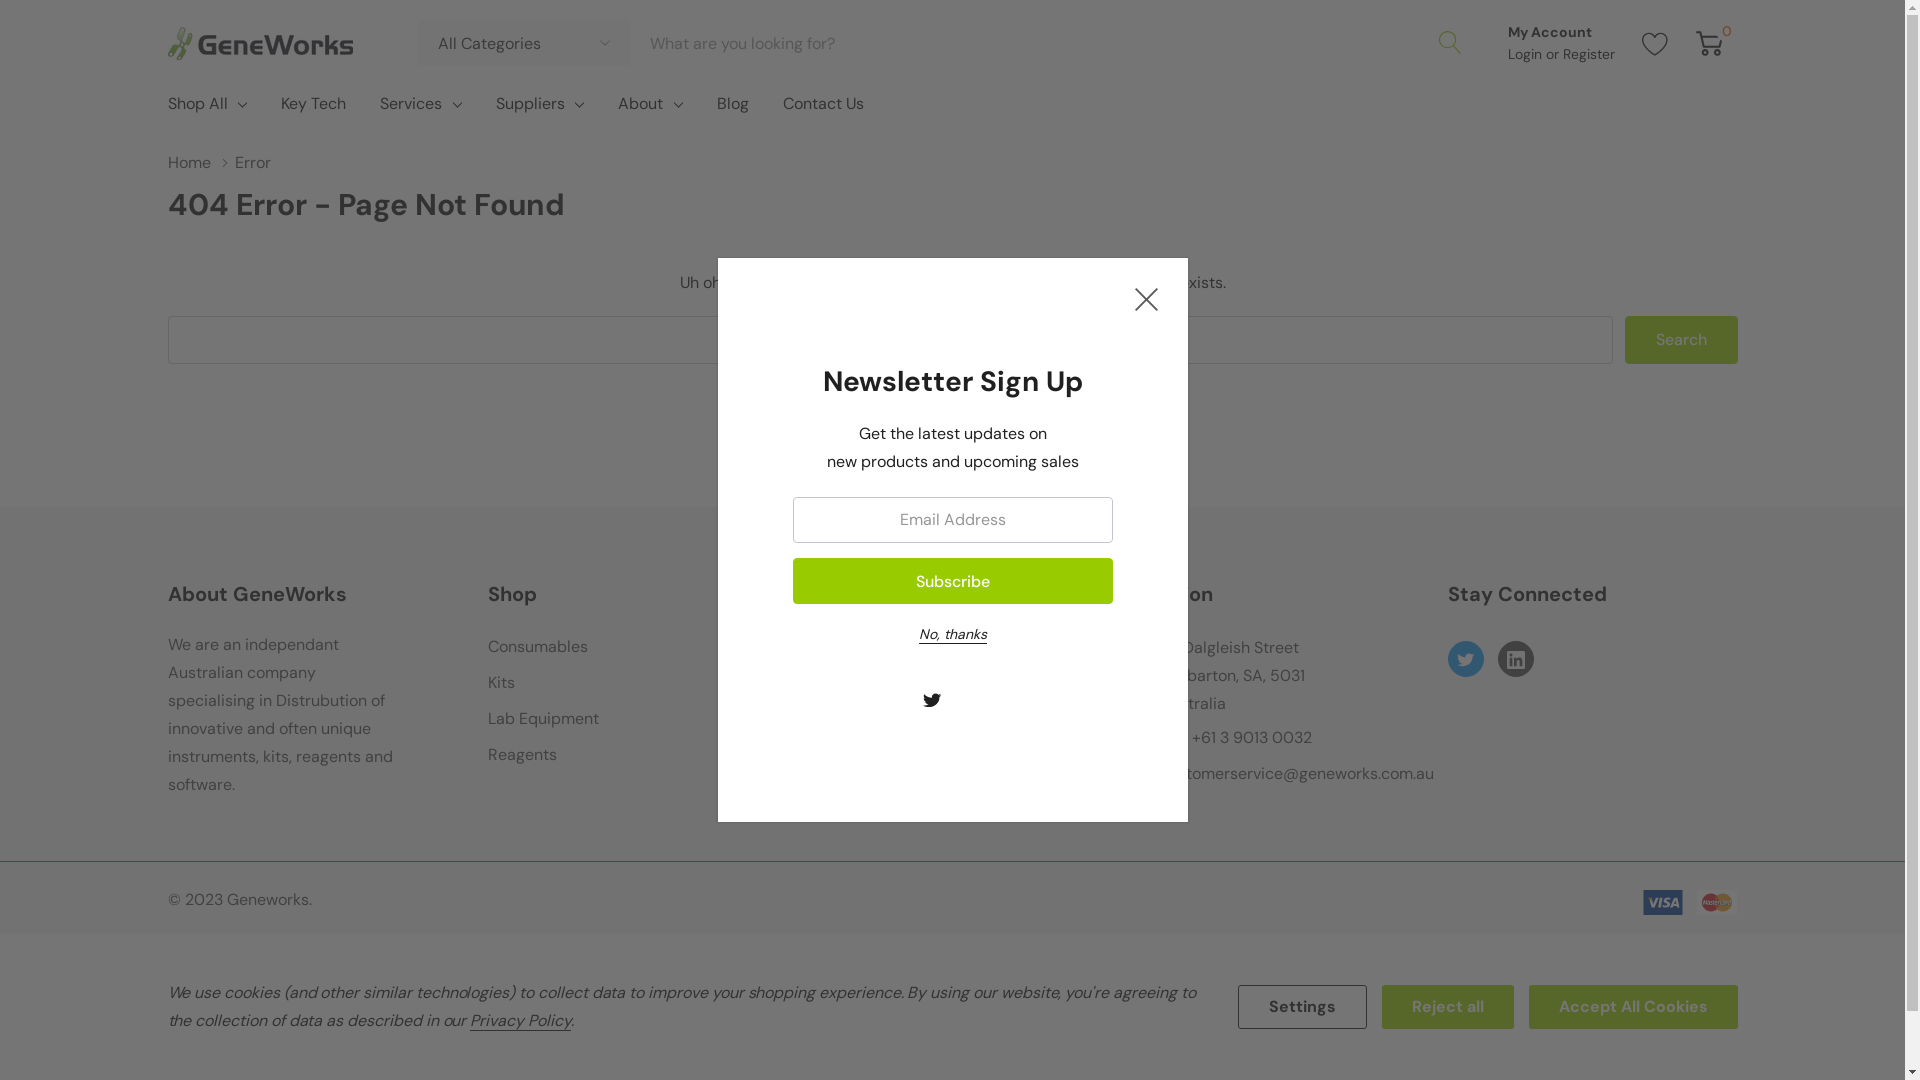 This screenshot has height=1080, width=1920. Describe the element at coordinates (1632, 1006) in the screenshot. I see `'Accept All Cookies'` at that location.